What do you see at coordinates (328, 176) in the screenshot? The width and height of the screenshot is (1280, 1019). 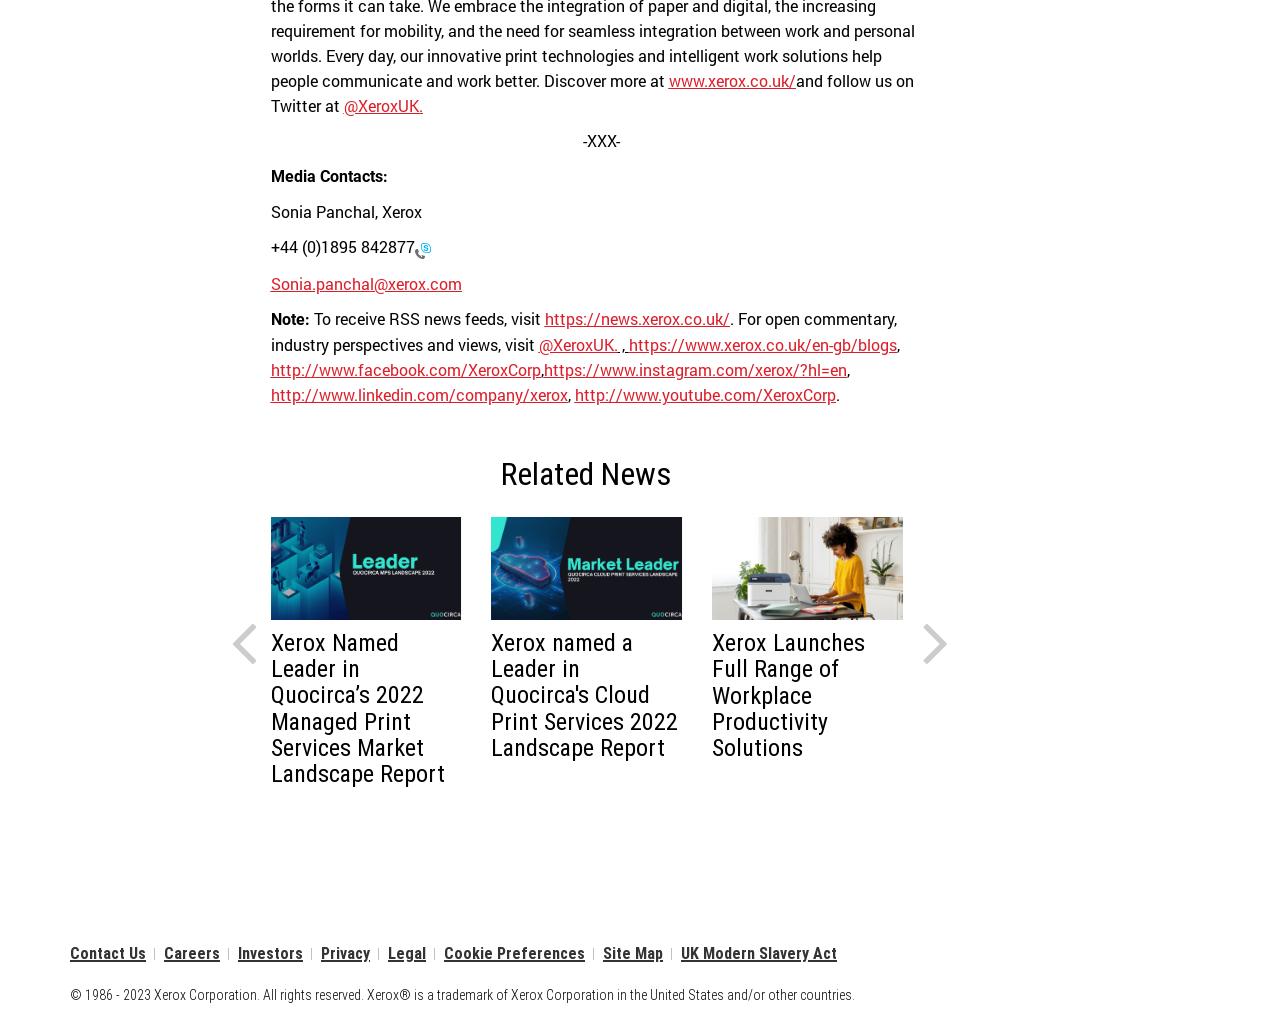 I see `'Media Contacts:'` at bounding box center [328, 176].